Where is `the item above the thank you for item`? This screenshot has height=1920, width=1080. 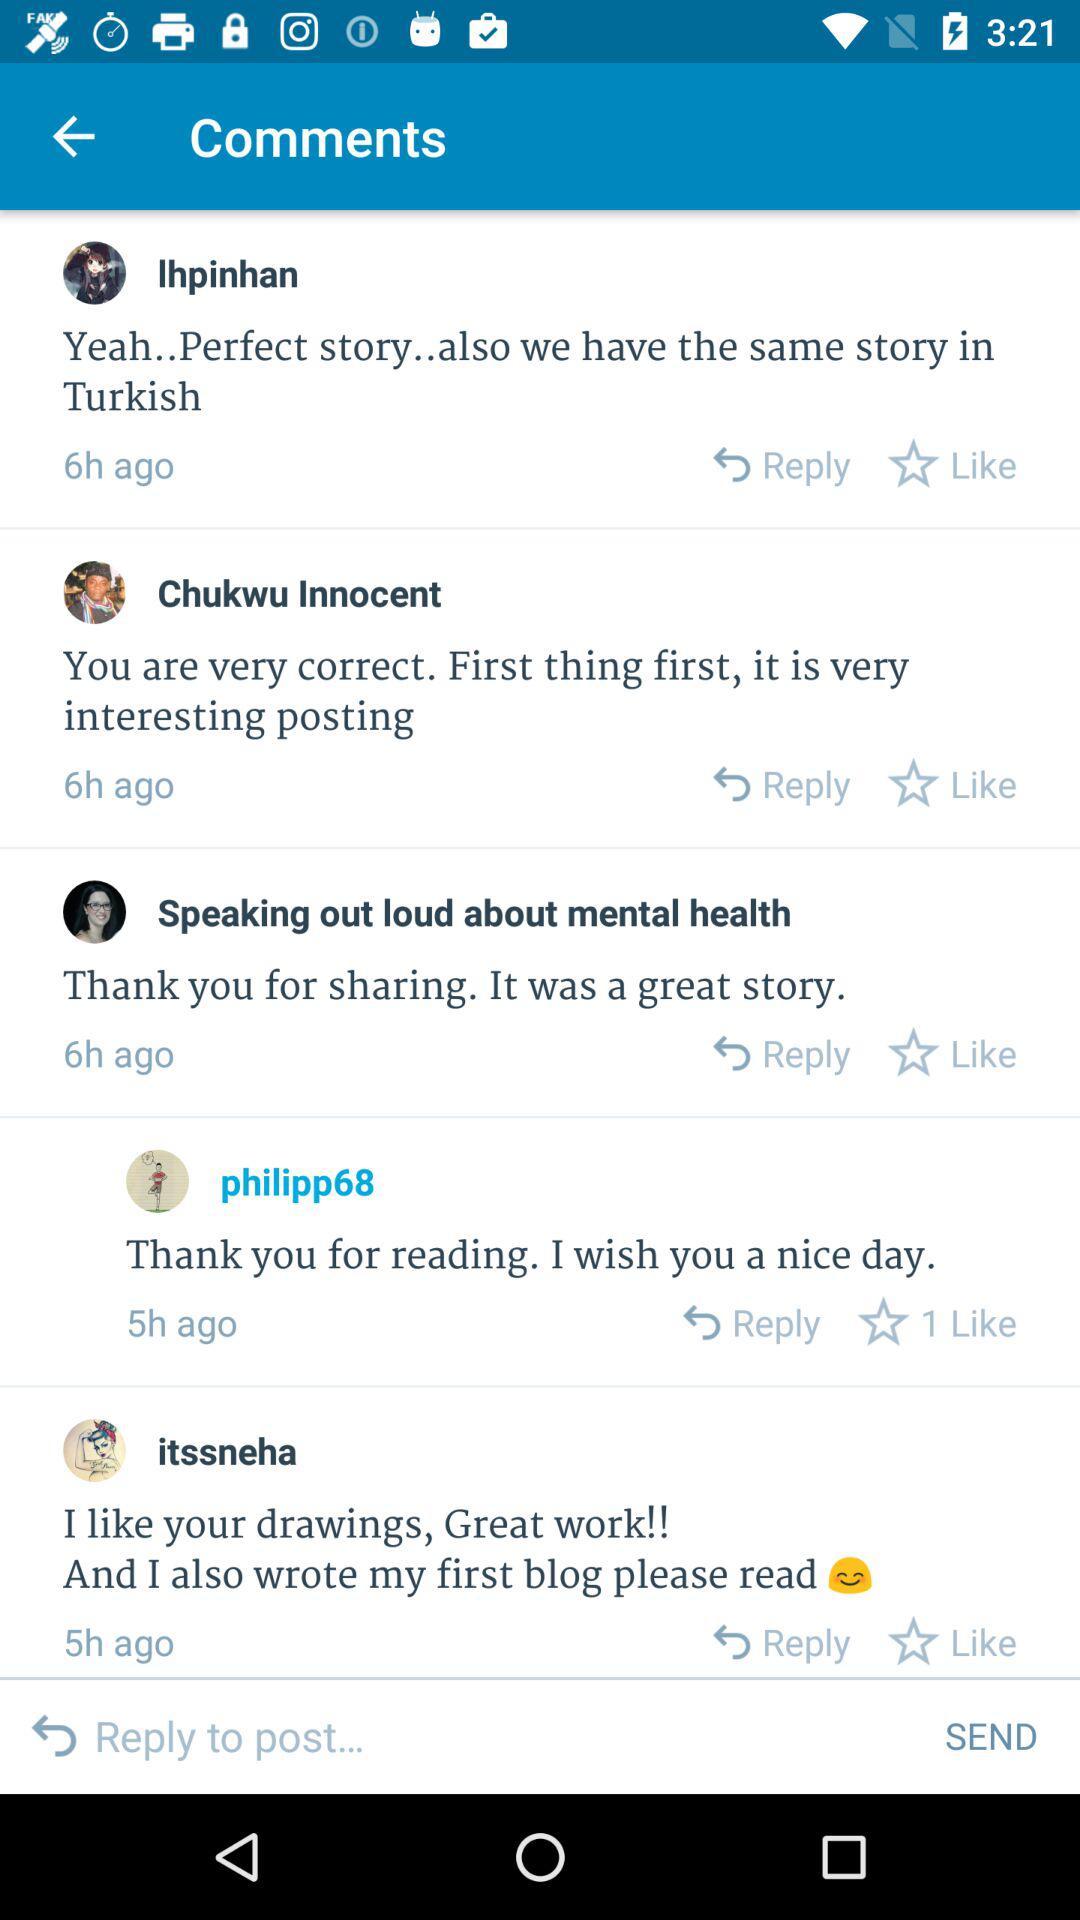 the item above the thank you for item is located at coordinates (297, 1181).